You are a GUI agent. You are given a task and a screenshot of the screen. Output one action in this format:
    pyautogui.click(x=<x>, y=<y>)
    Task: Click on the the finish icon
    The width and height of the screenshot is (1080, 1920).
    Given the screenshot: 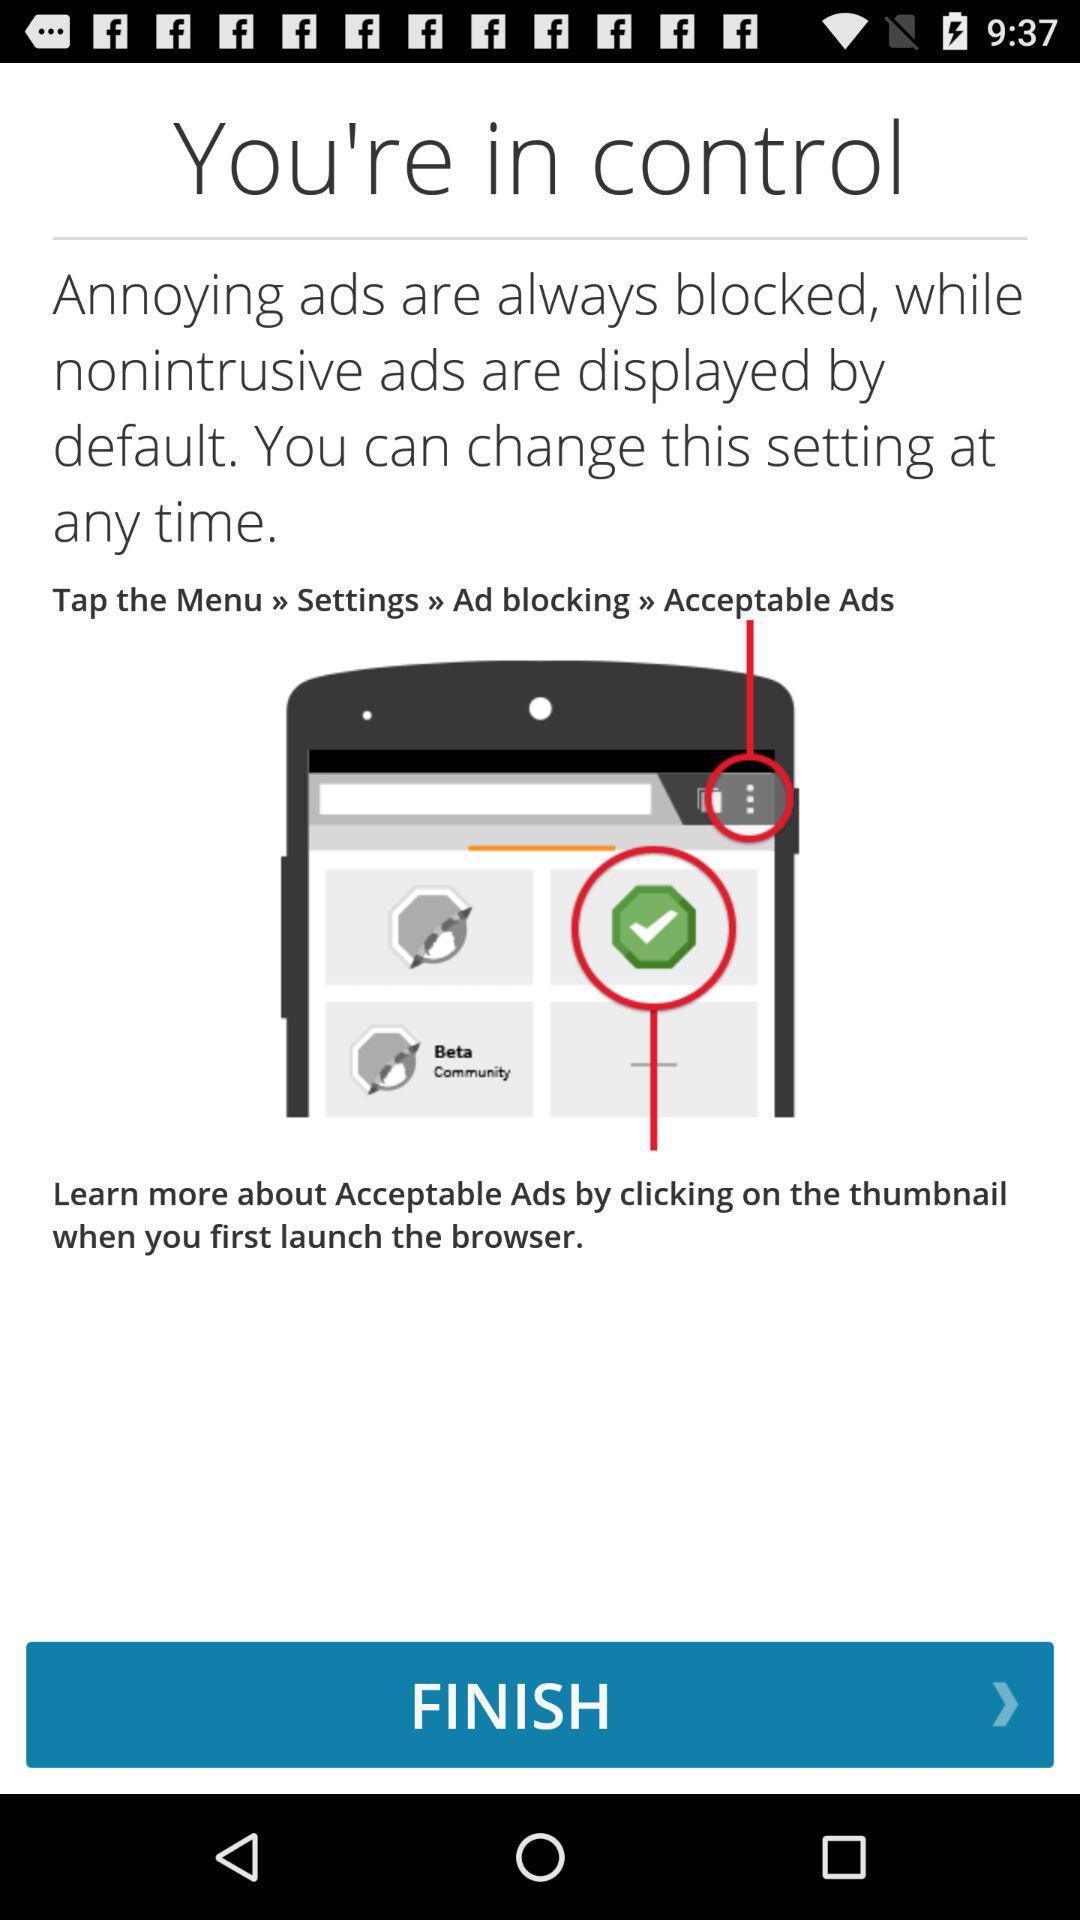 What is the action you would take?
    pyautogui.click(x=540, y=1703)
    